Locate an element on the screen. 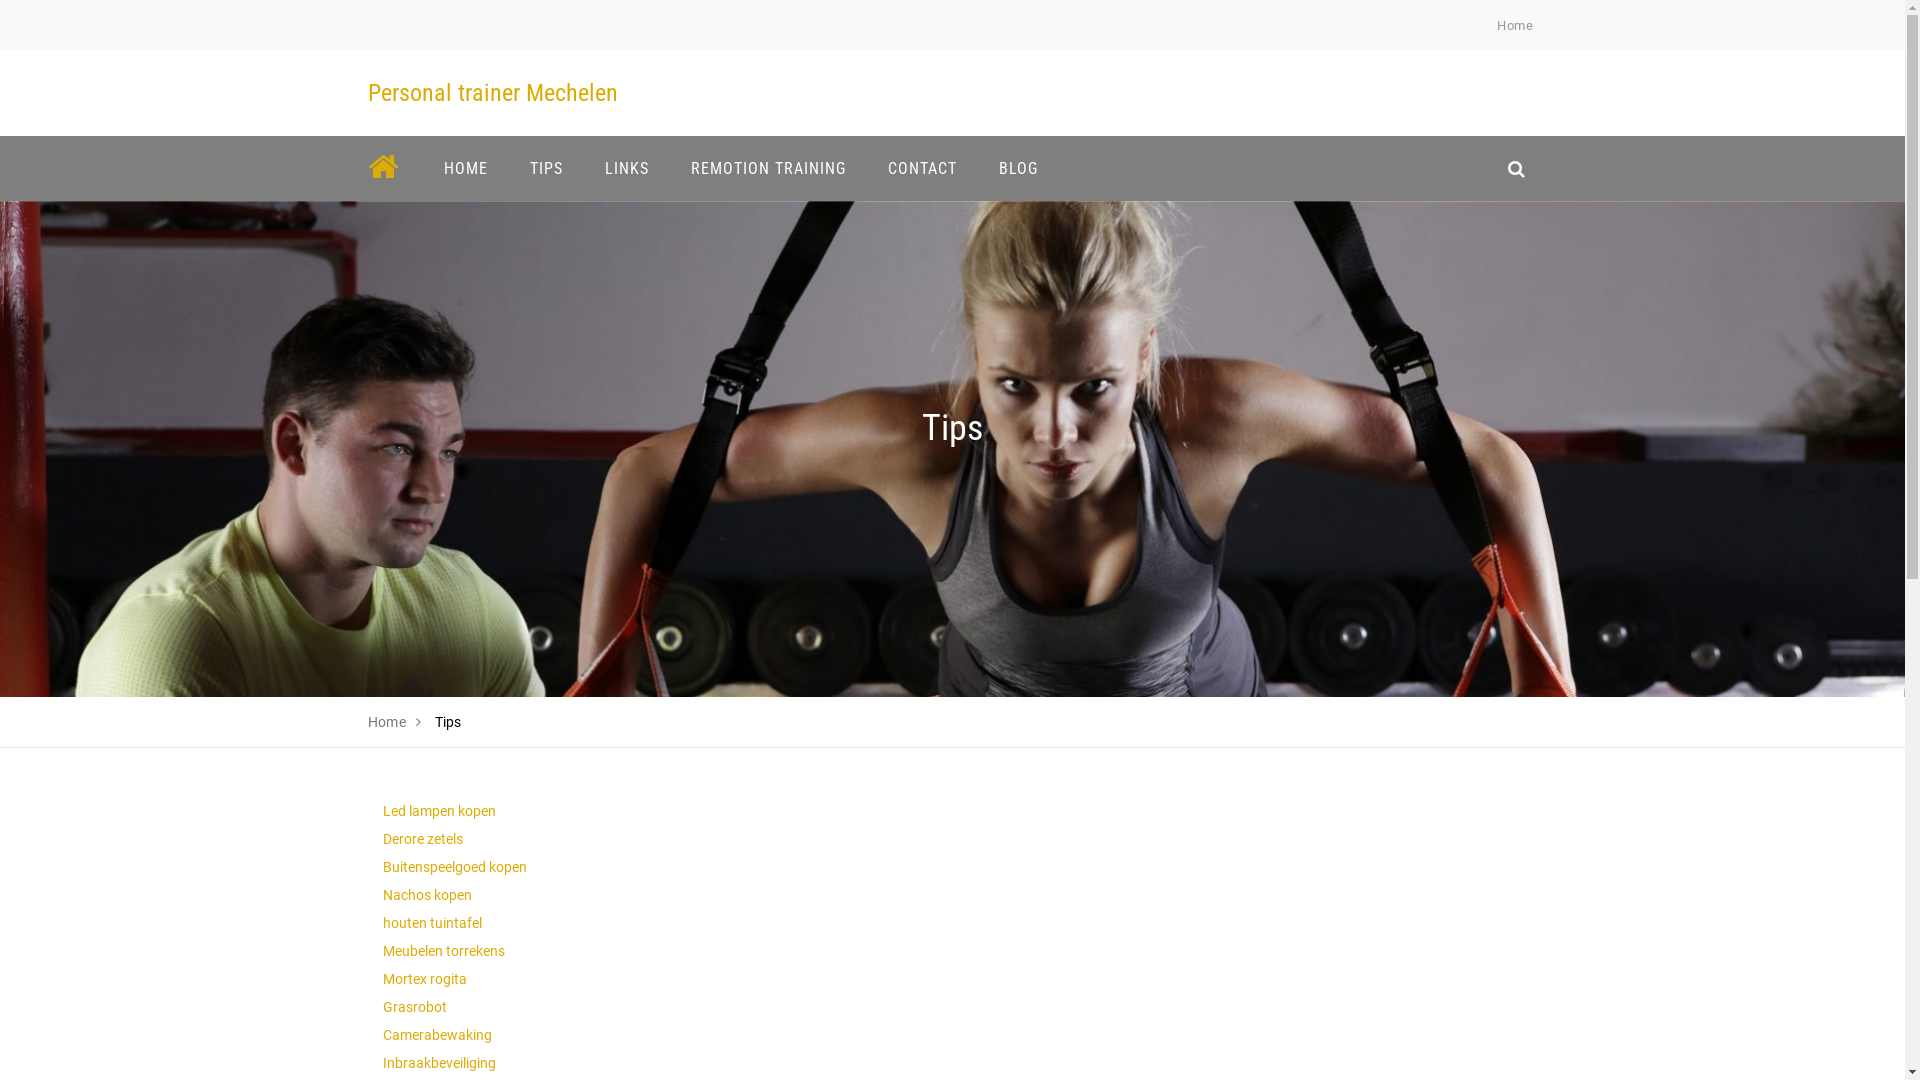 This screenshot has height=1080, width=1920. 'BLOG' is located at coordinates (1018, 167).